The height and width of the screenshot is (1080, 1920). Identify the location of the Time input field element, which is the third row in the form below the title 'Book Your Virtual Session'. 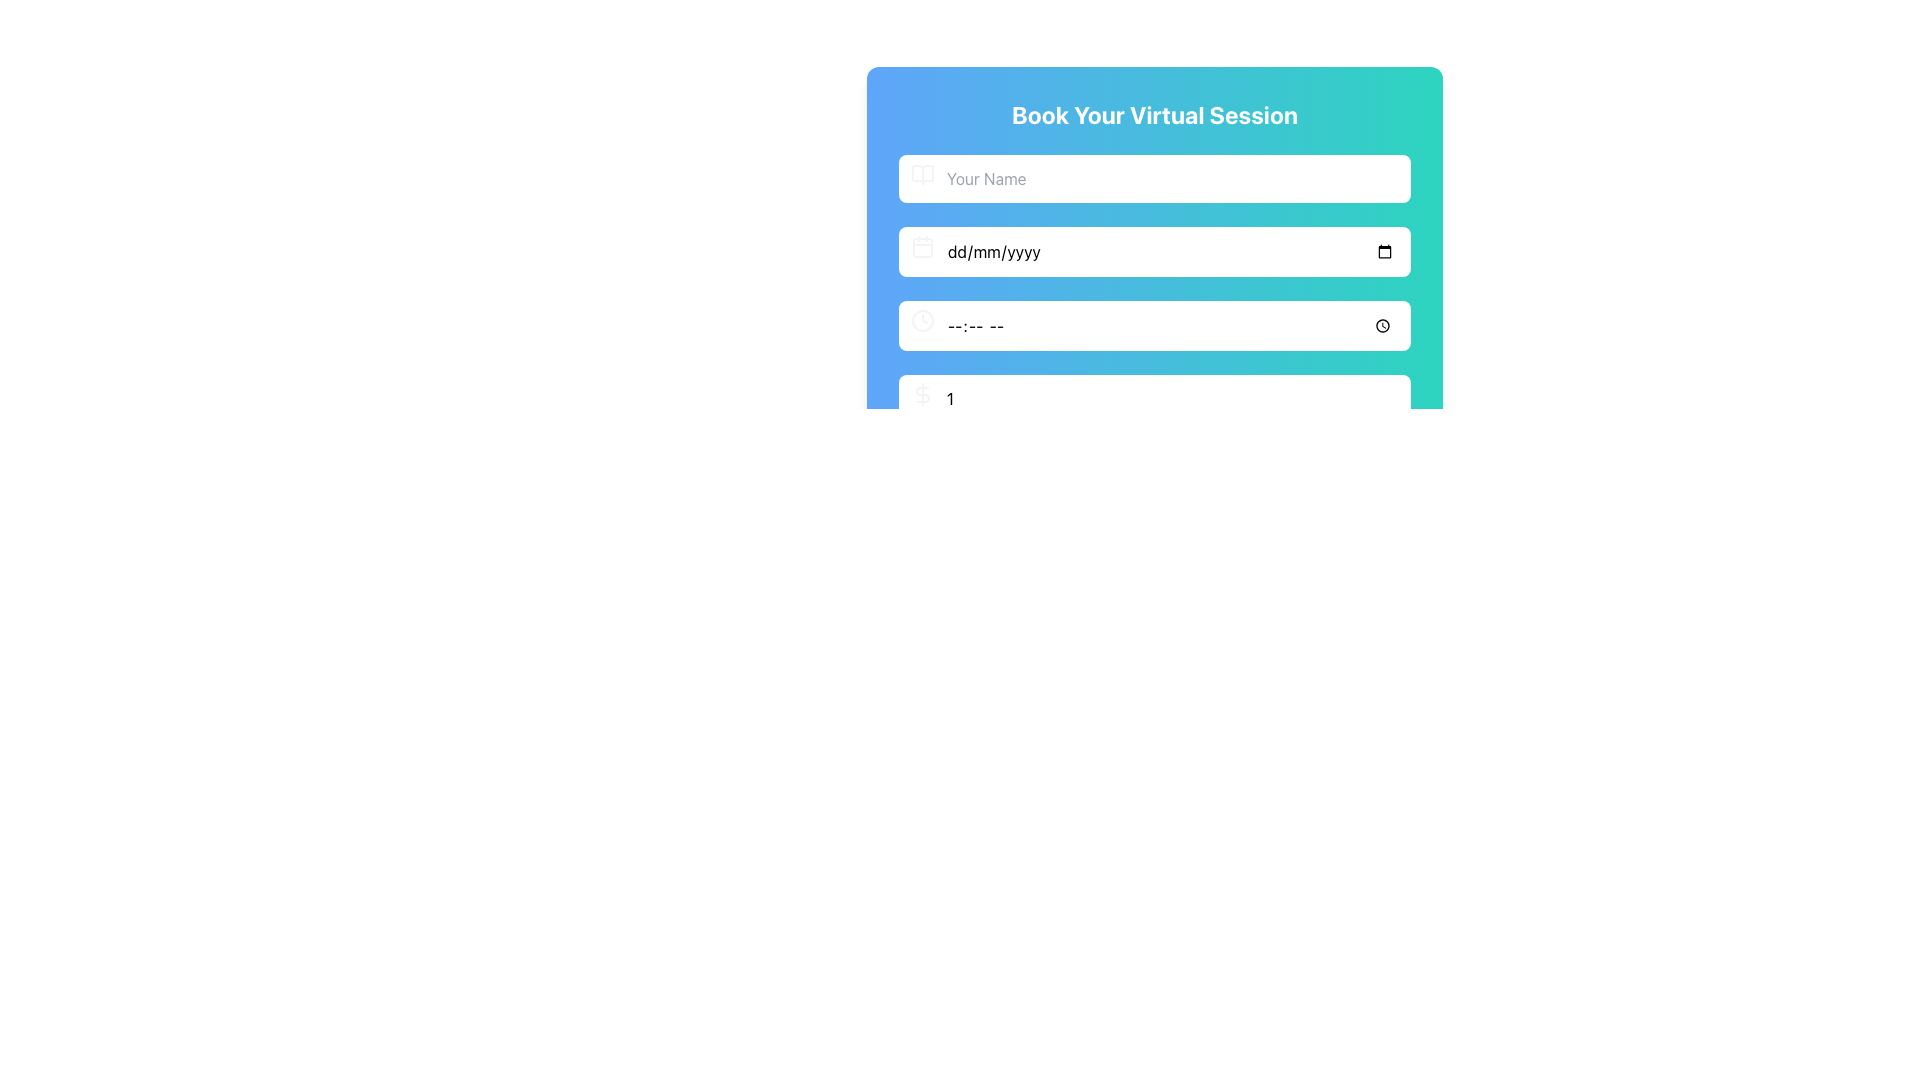
(1155, 323).